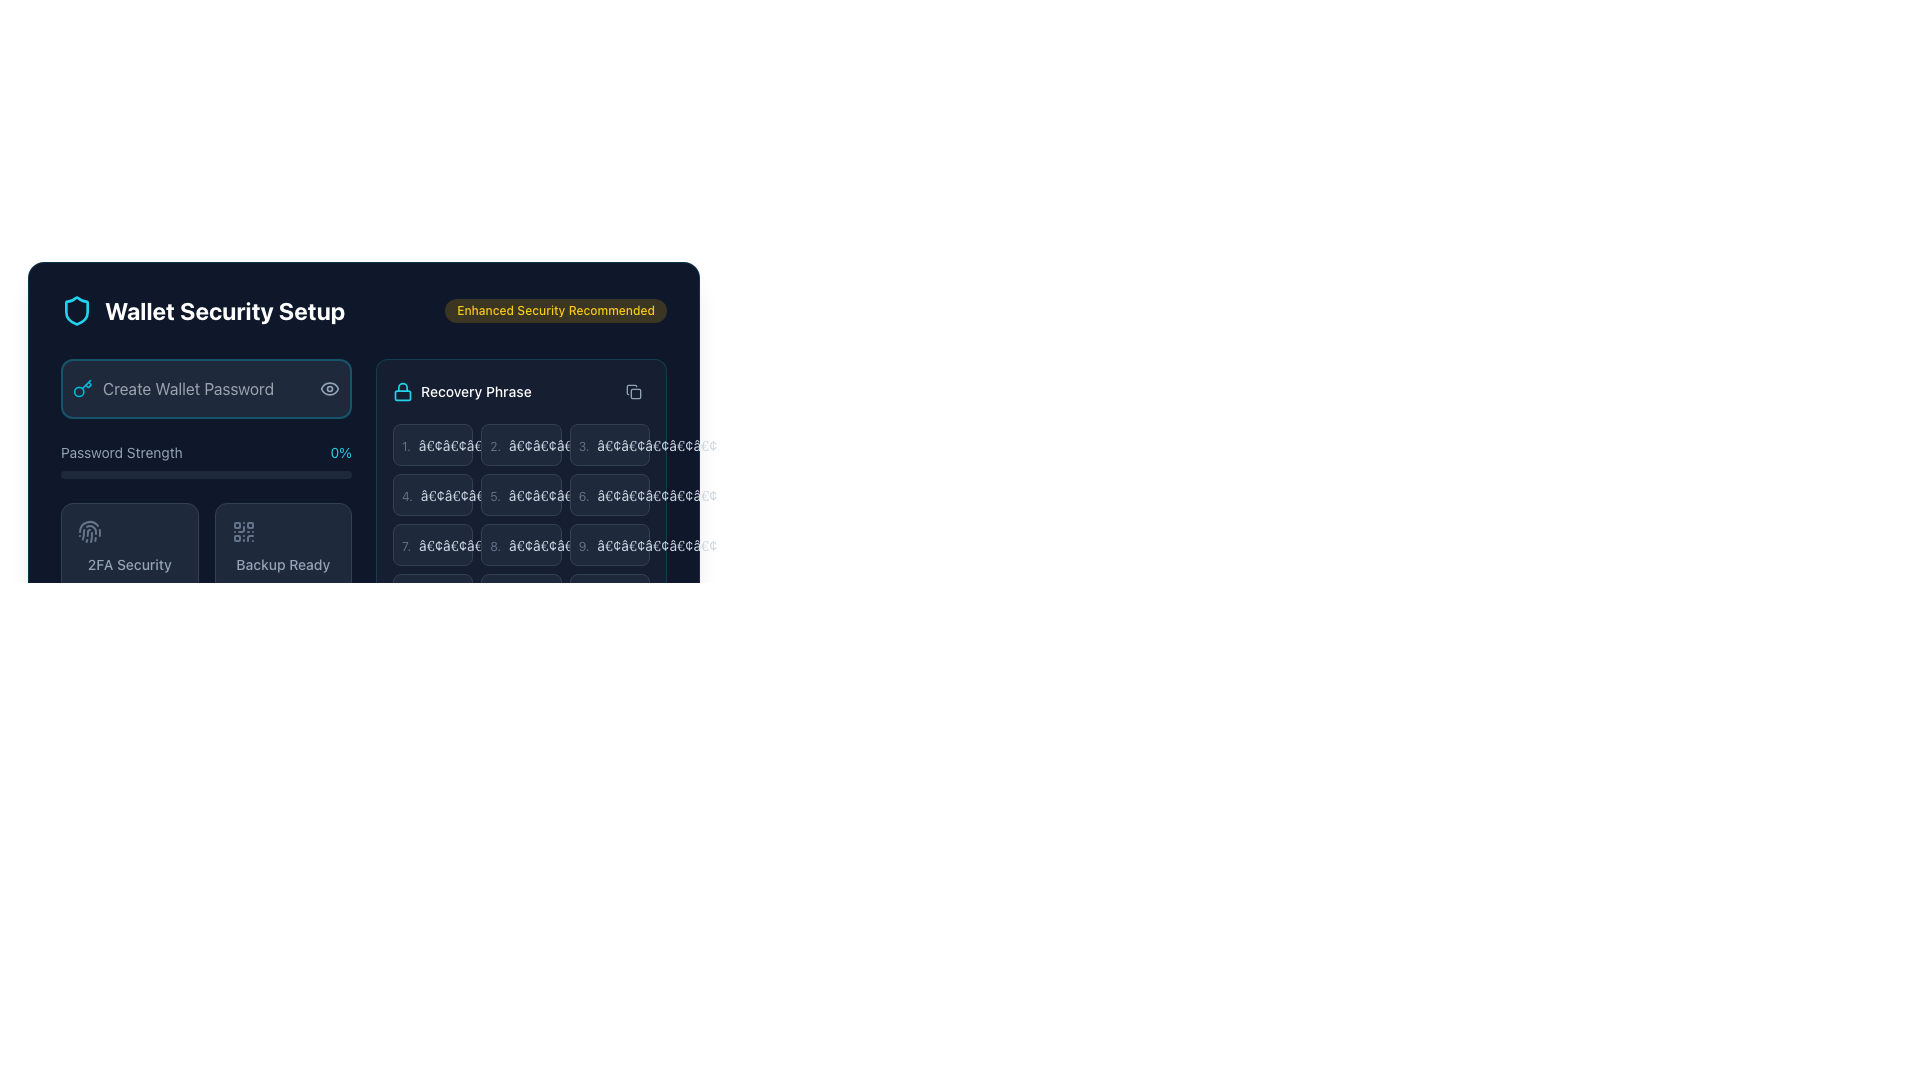 This screenshot has width=1920, height=1080. I want to click on the key icon, which is styled in cyan and located within the 'Create Wallet Password' text input field in the 'Wallet Security Setup' interface, so click(76, 389).